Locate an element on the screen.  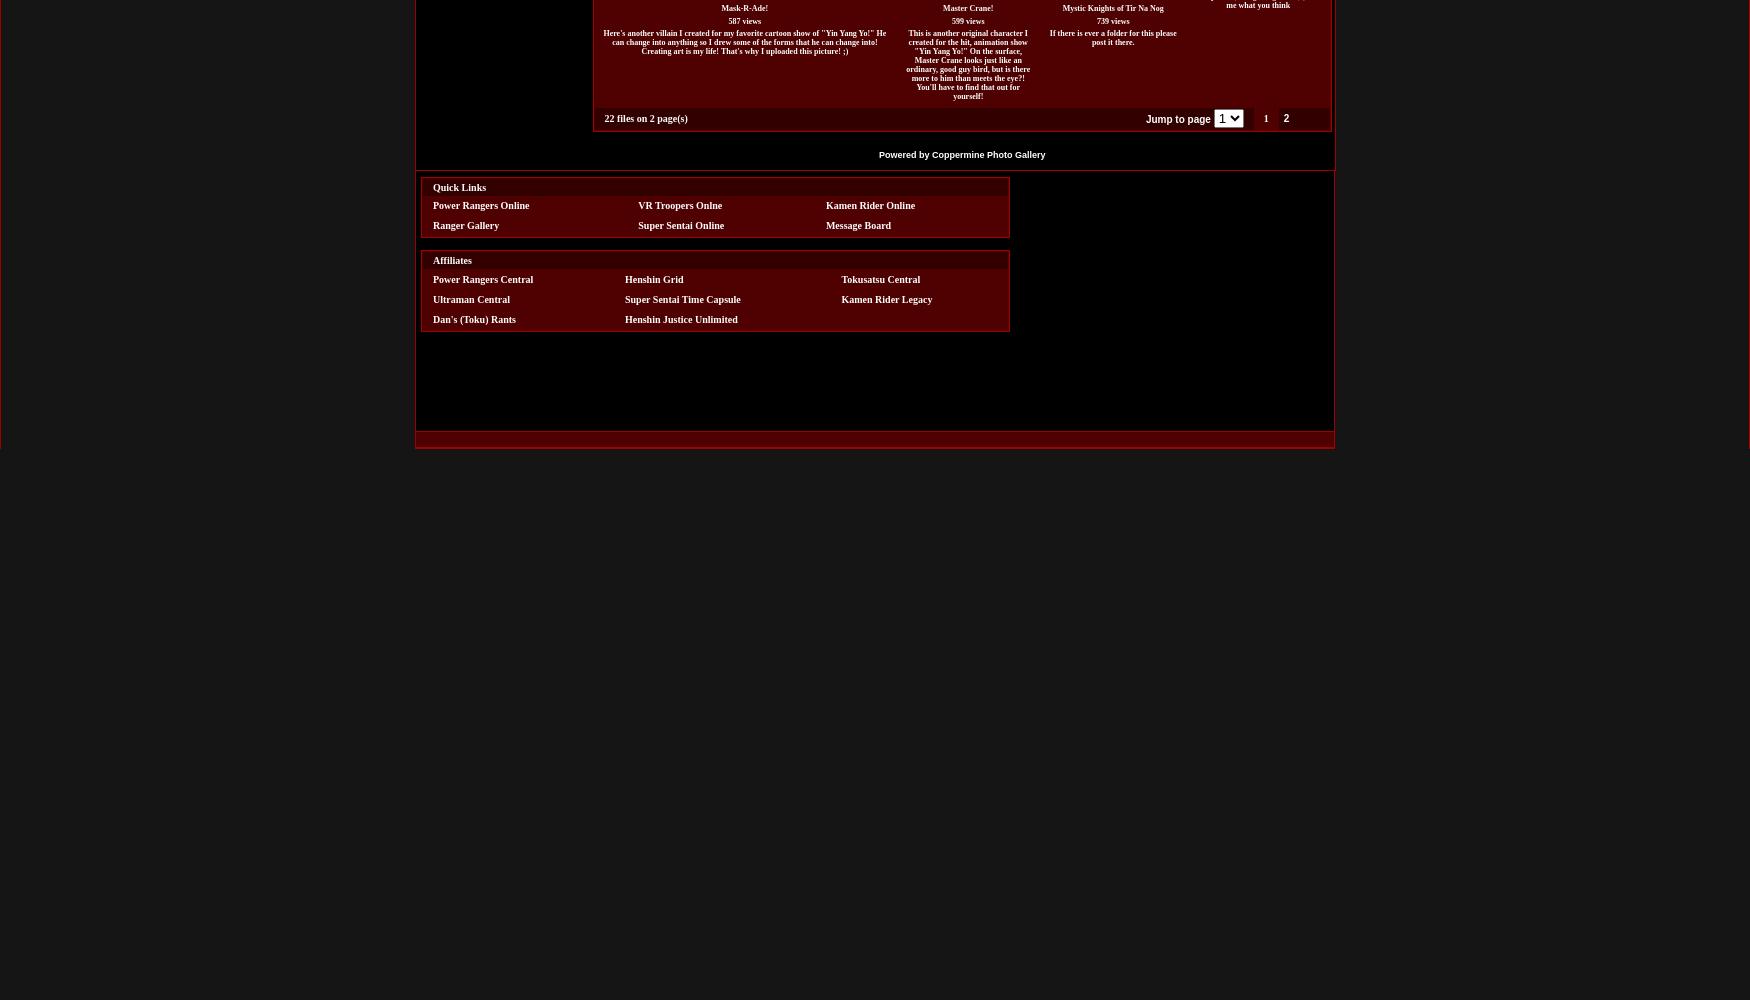
'Master Crane!' is located at coordinates (967, 7).